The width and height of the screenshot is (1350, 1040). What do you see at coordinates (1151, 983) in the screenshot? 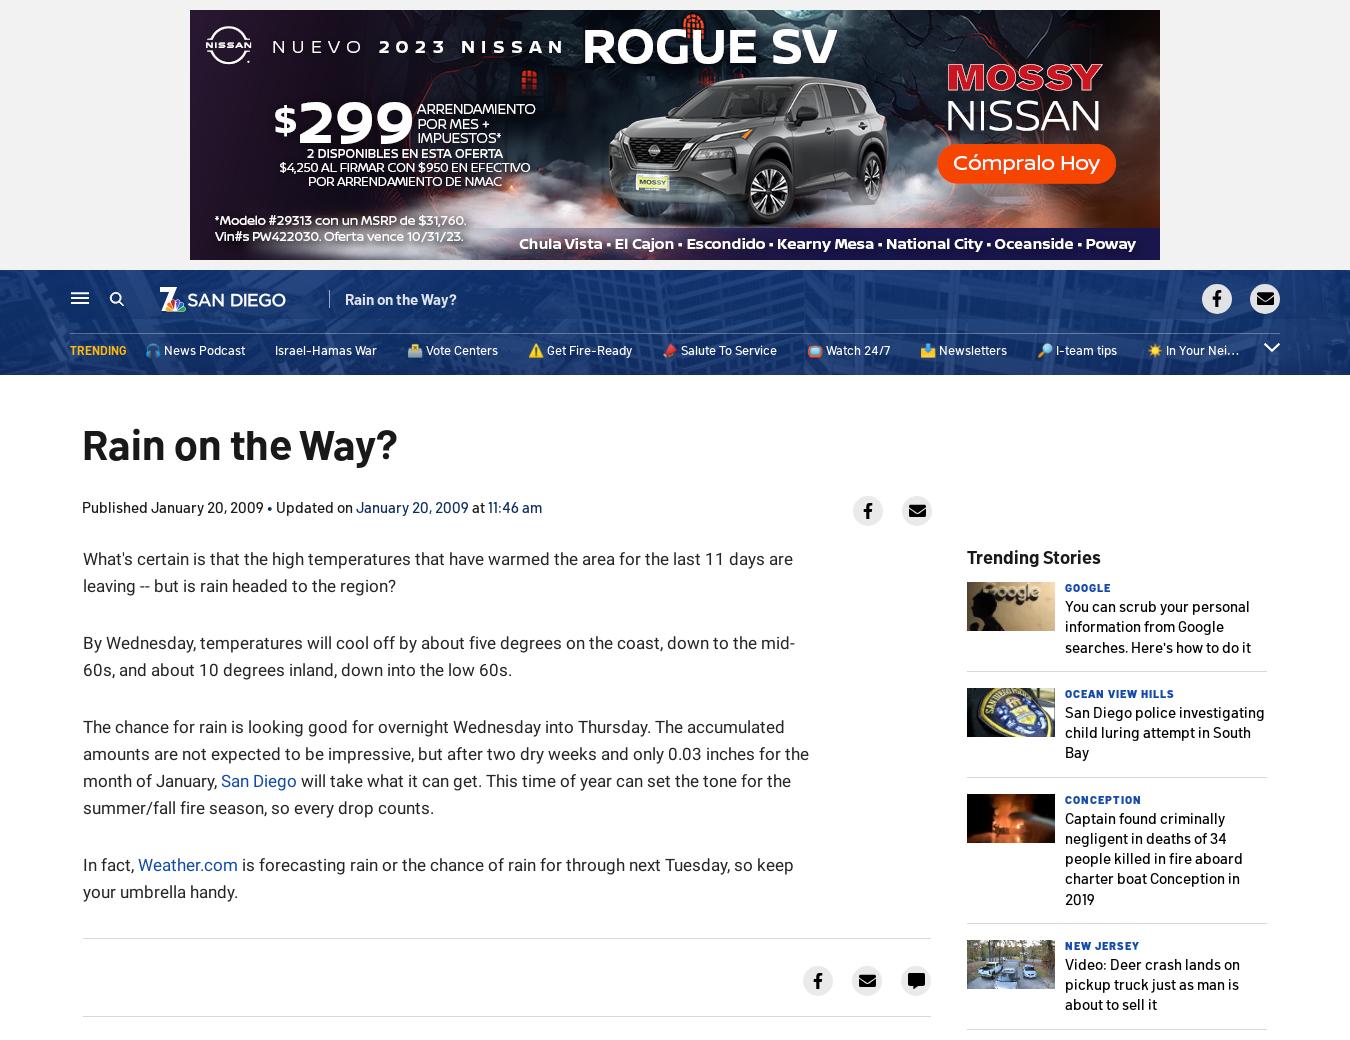
I see `'Video: Deer crash lands on pickup truck just as man is about to sell it'` at bounding box center [1151, 983].